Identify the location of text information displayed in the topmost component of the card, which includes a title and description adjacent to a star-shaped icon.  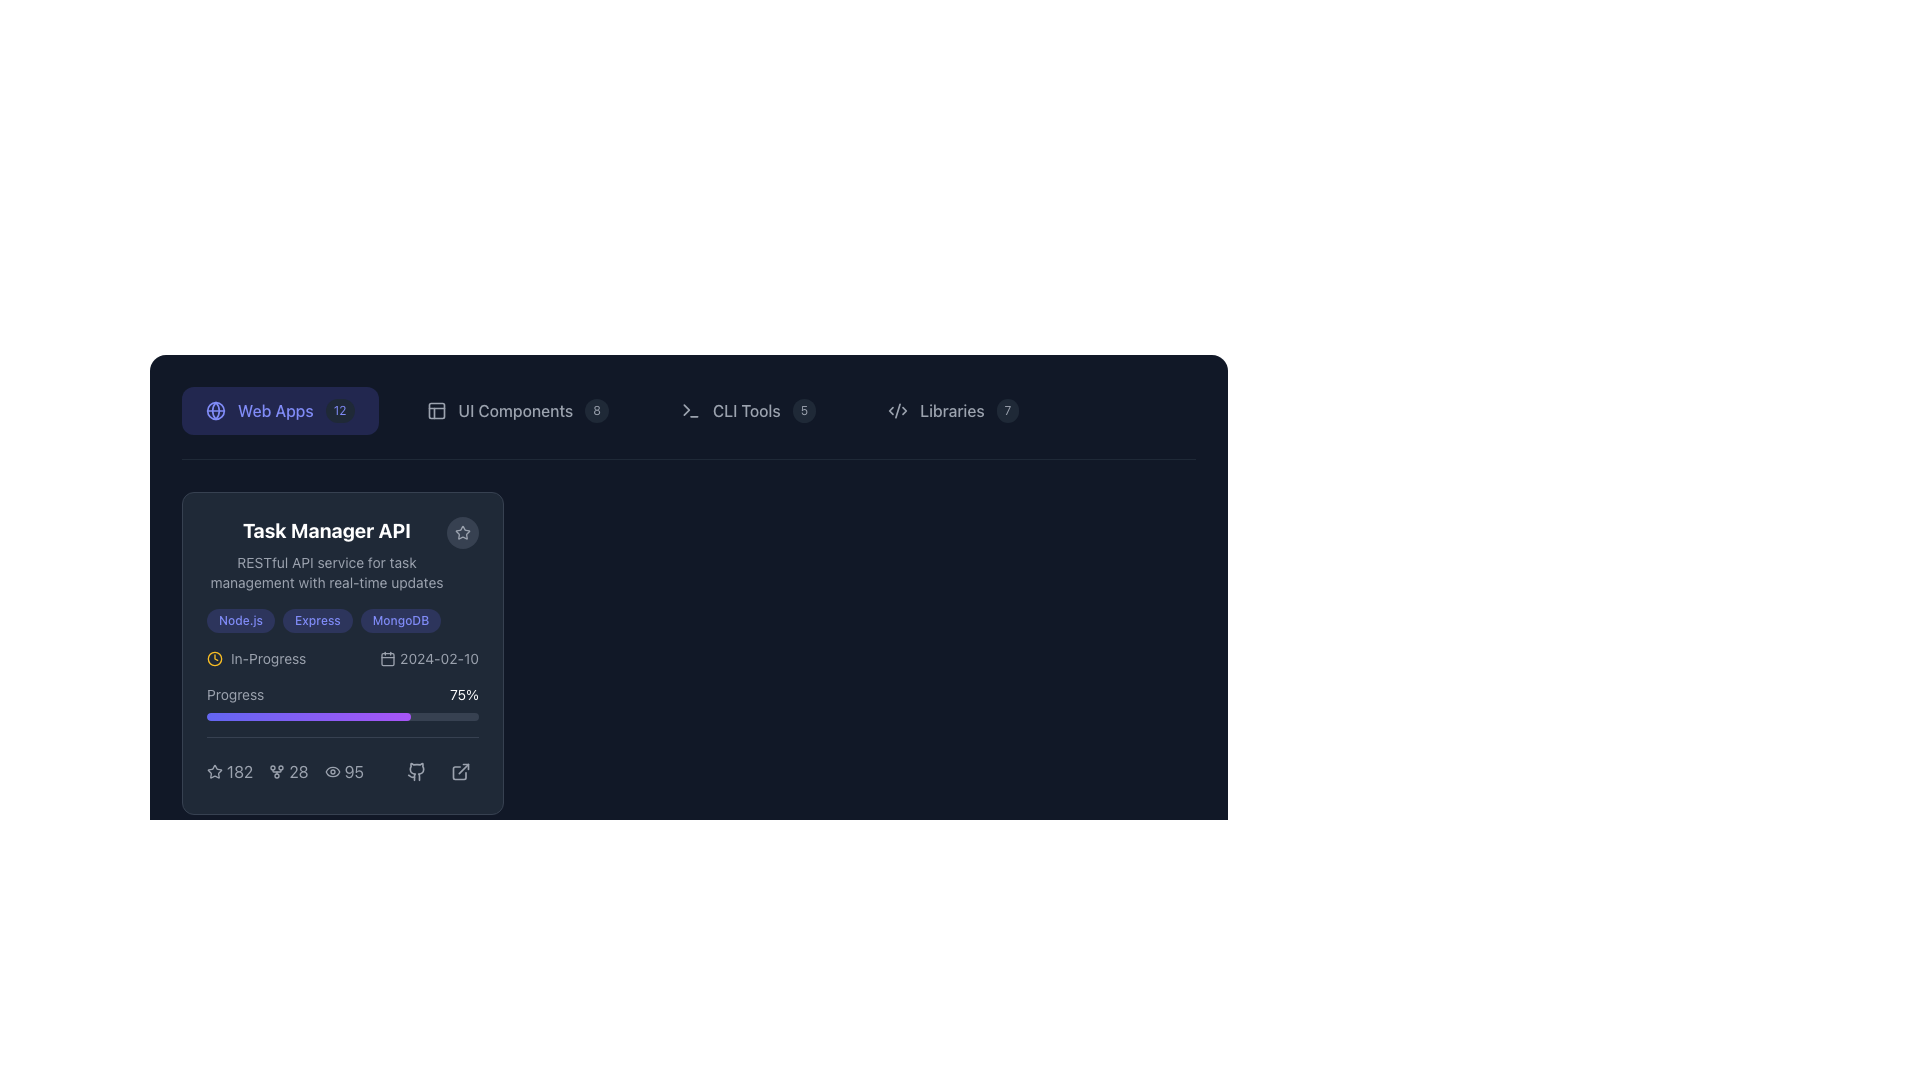
(326, 555).